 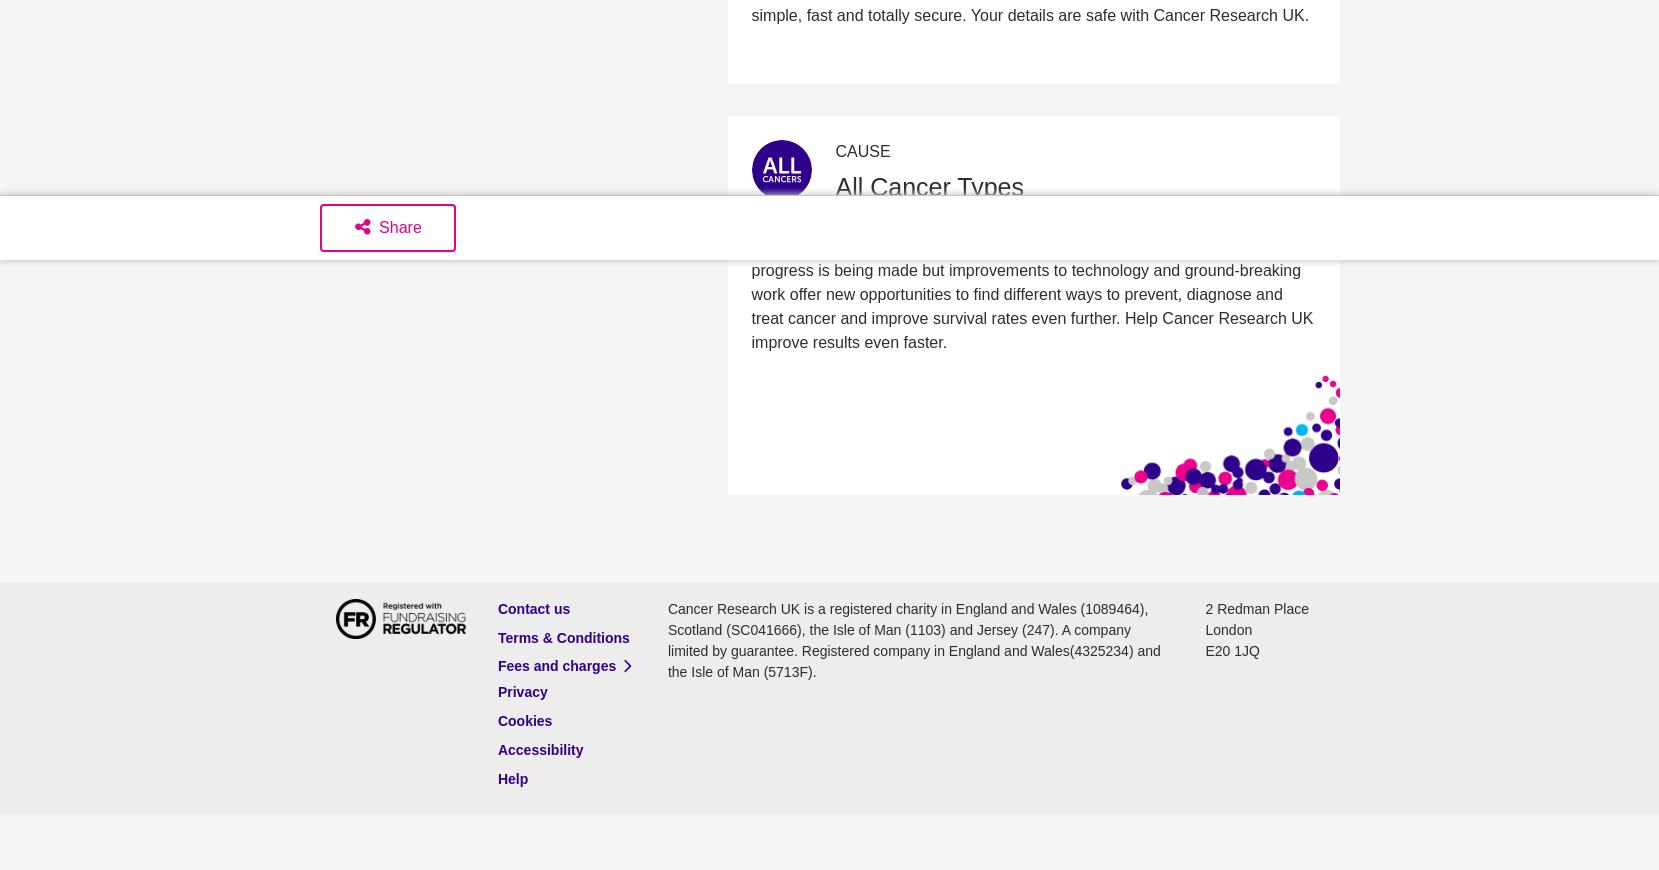 I want to click on 'All Cancer Types', so click(x=929, y=185).